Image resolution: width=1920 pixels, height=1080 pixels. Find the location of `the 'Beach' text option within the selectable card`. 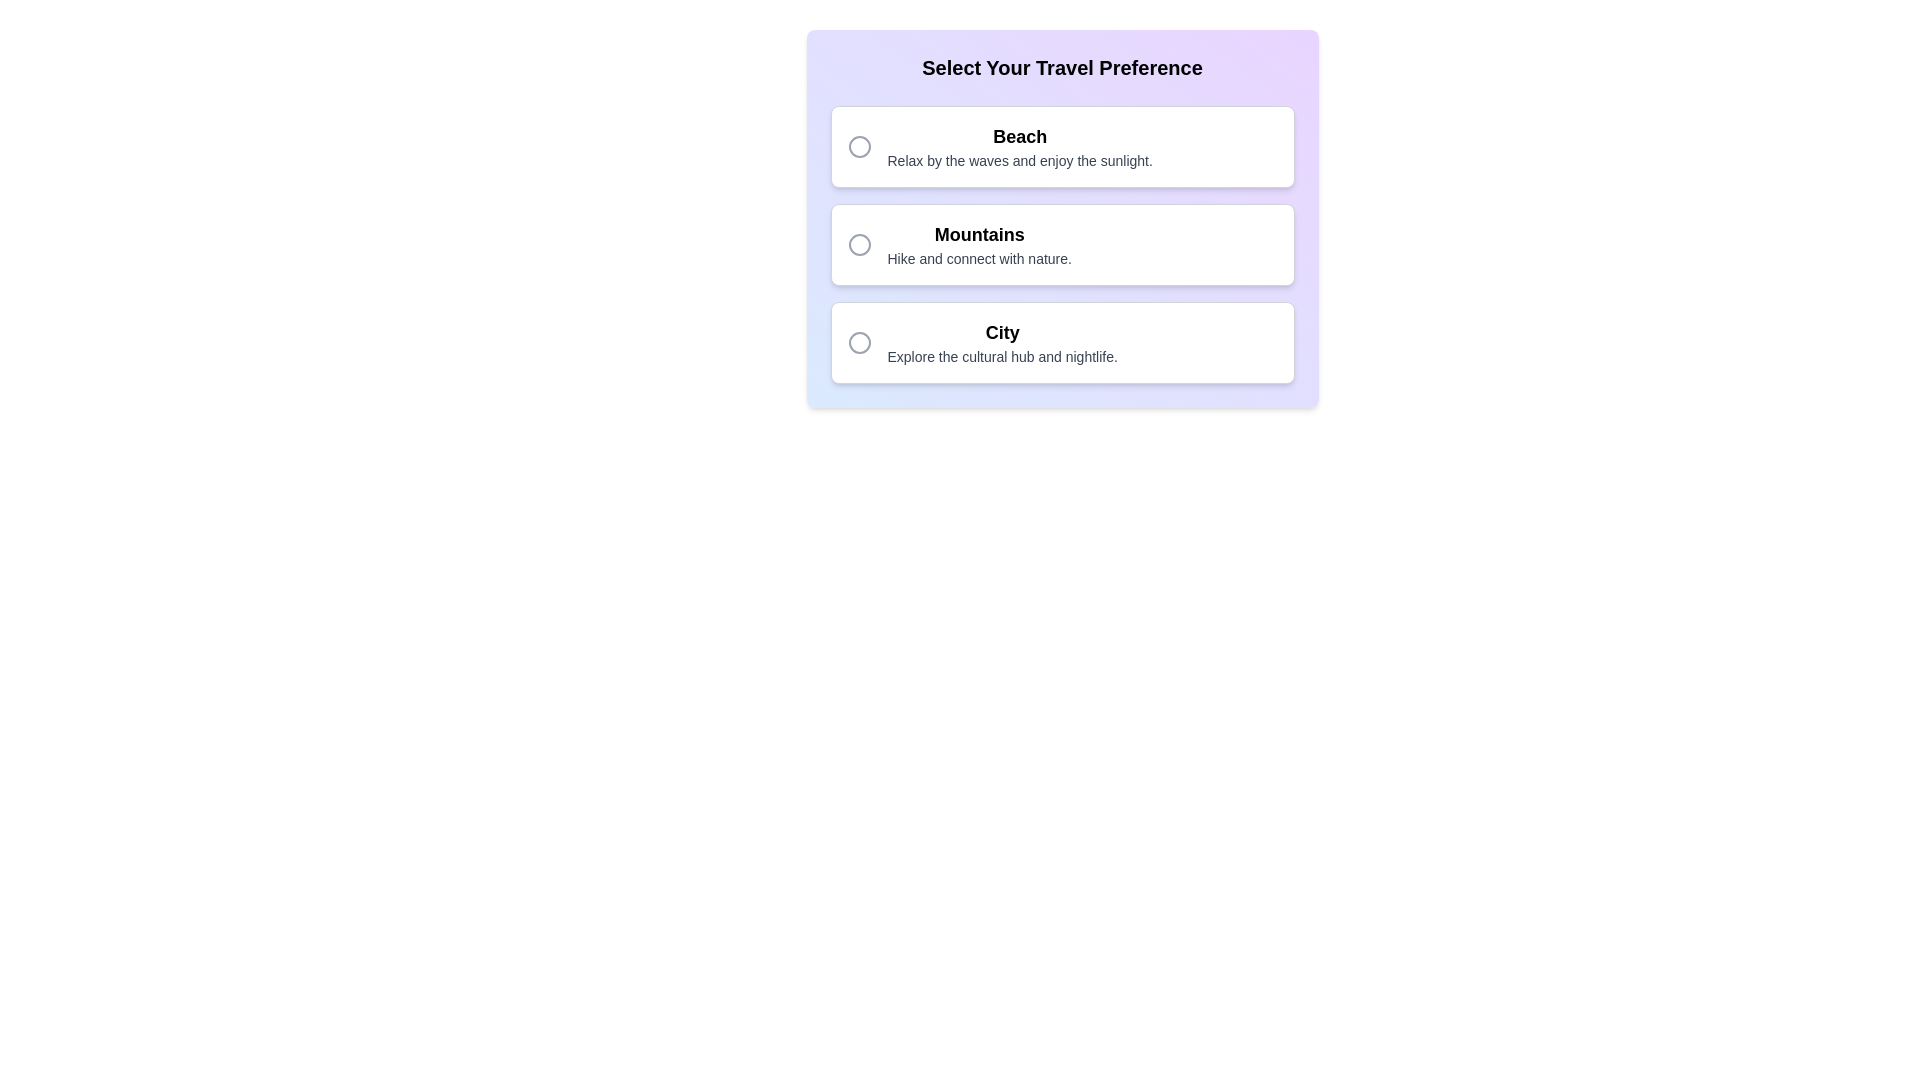

the 'Beach' text option within the selectable card is located at coordinates (1020, 145).